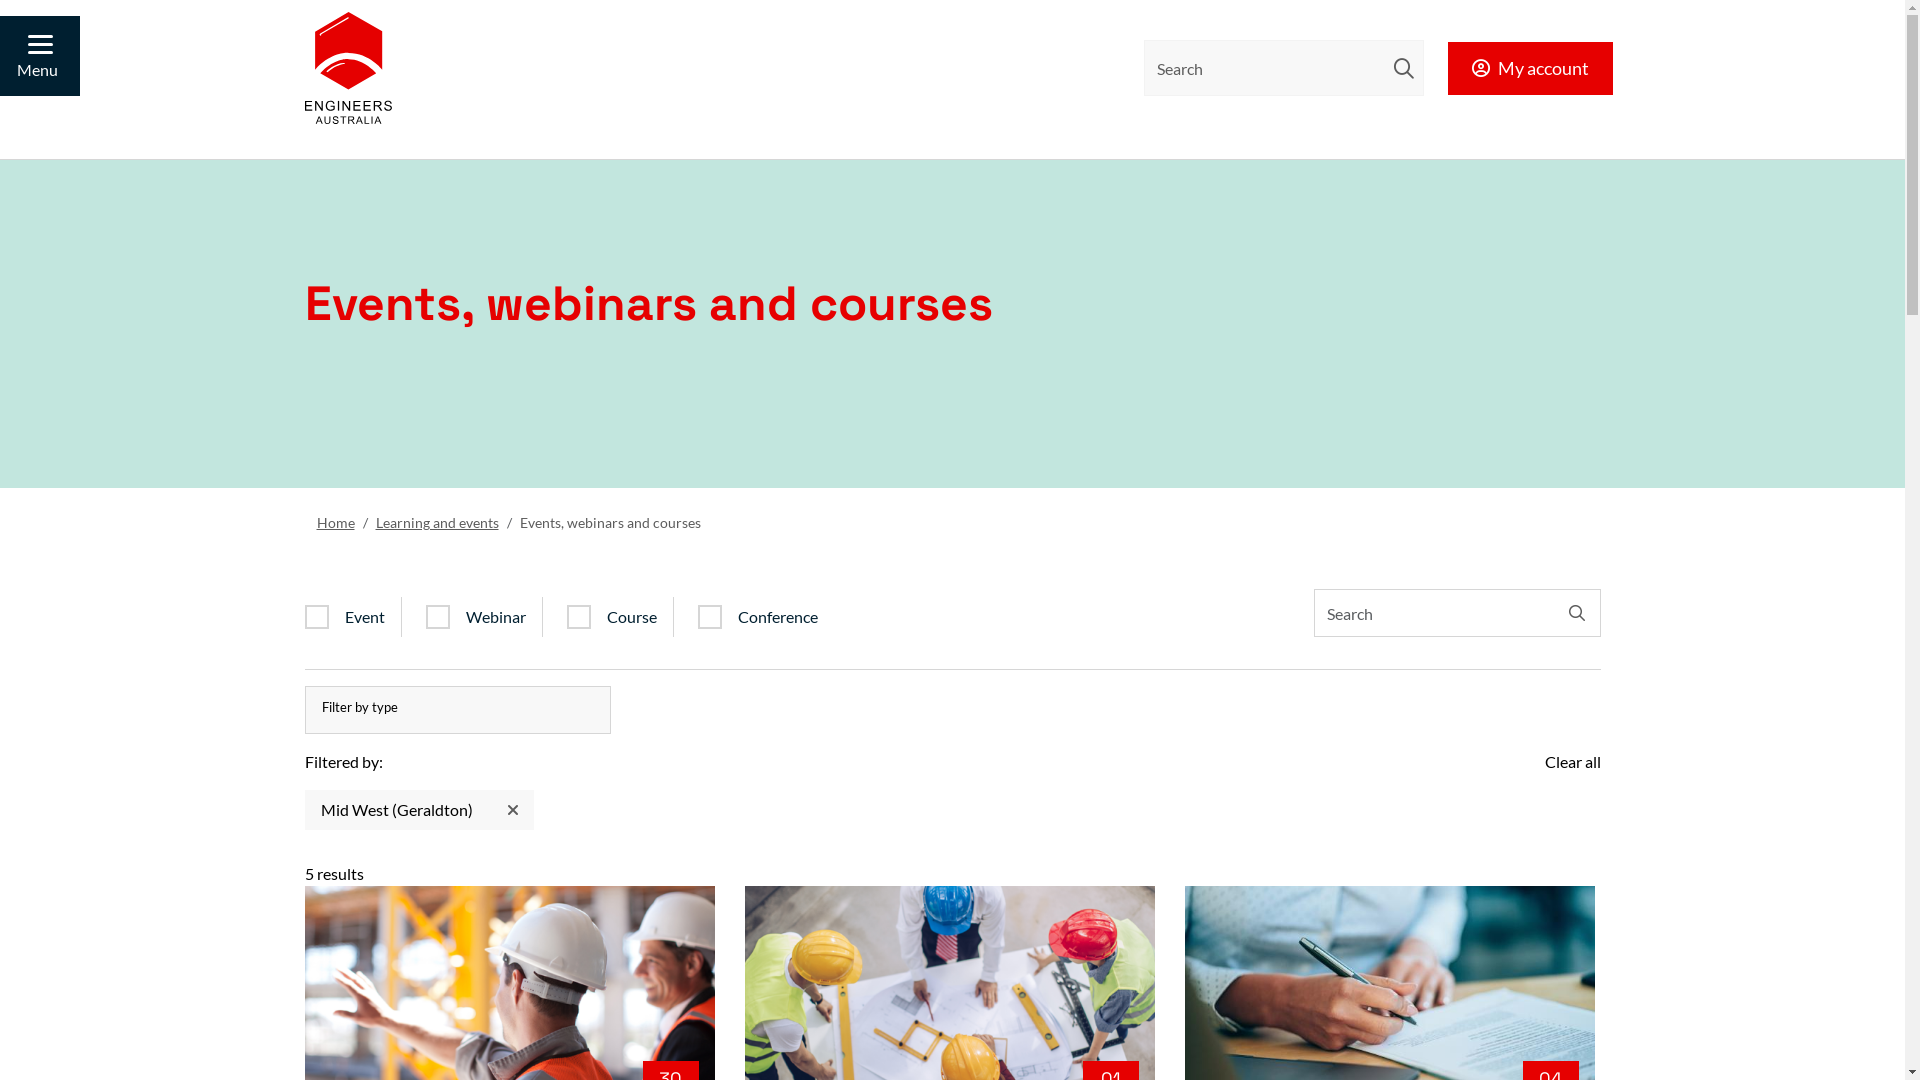 The width and height of the screenshot is (1920, 1080). Describe the element at coordinates (315, 521) in the screenshot. I see `'Home'` at that location.